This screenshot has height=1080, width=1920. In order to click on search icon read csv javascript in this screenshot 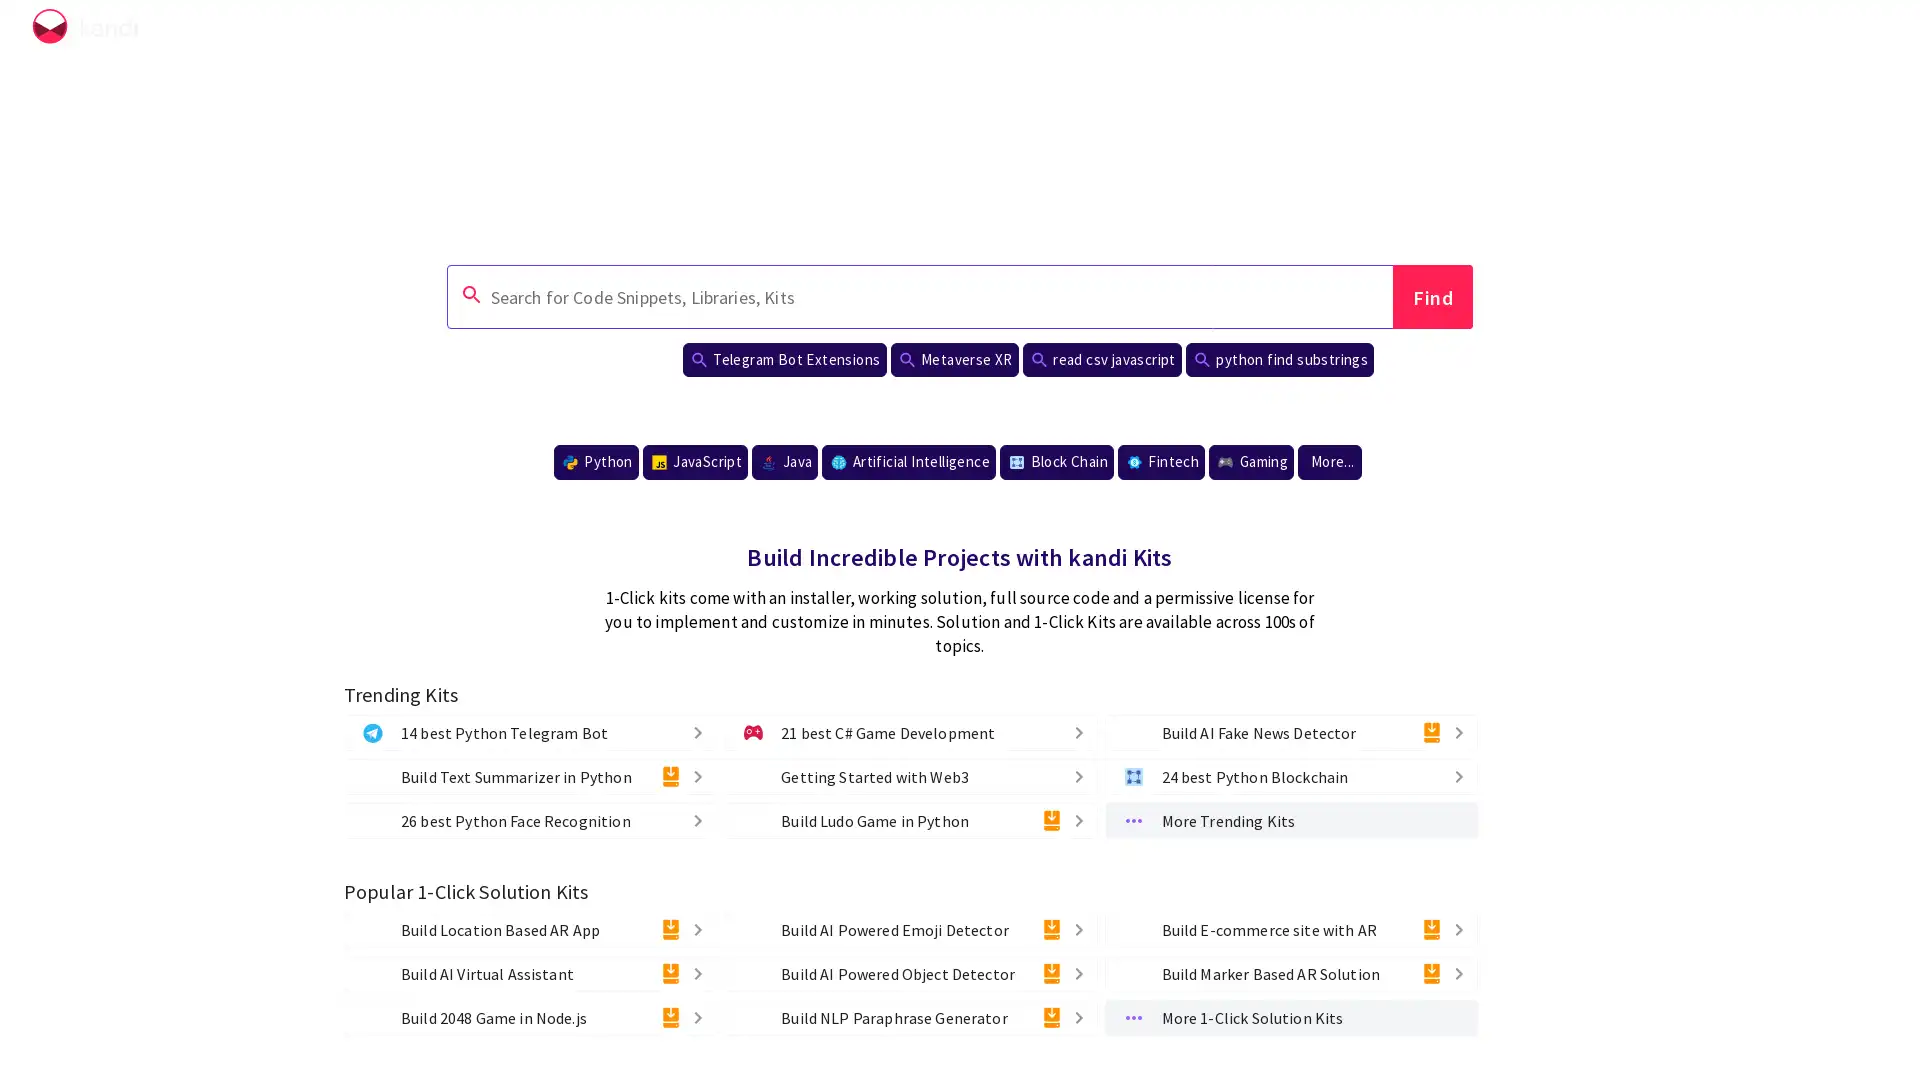, I will do `click(1100, 358)`.